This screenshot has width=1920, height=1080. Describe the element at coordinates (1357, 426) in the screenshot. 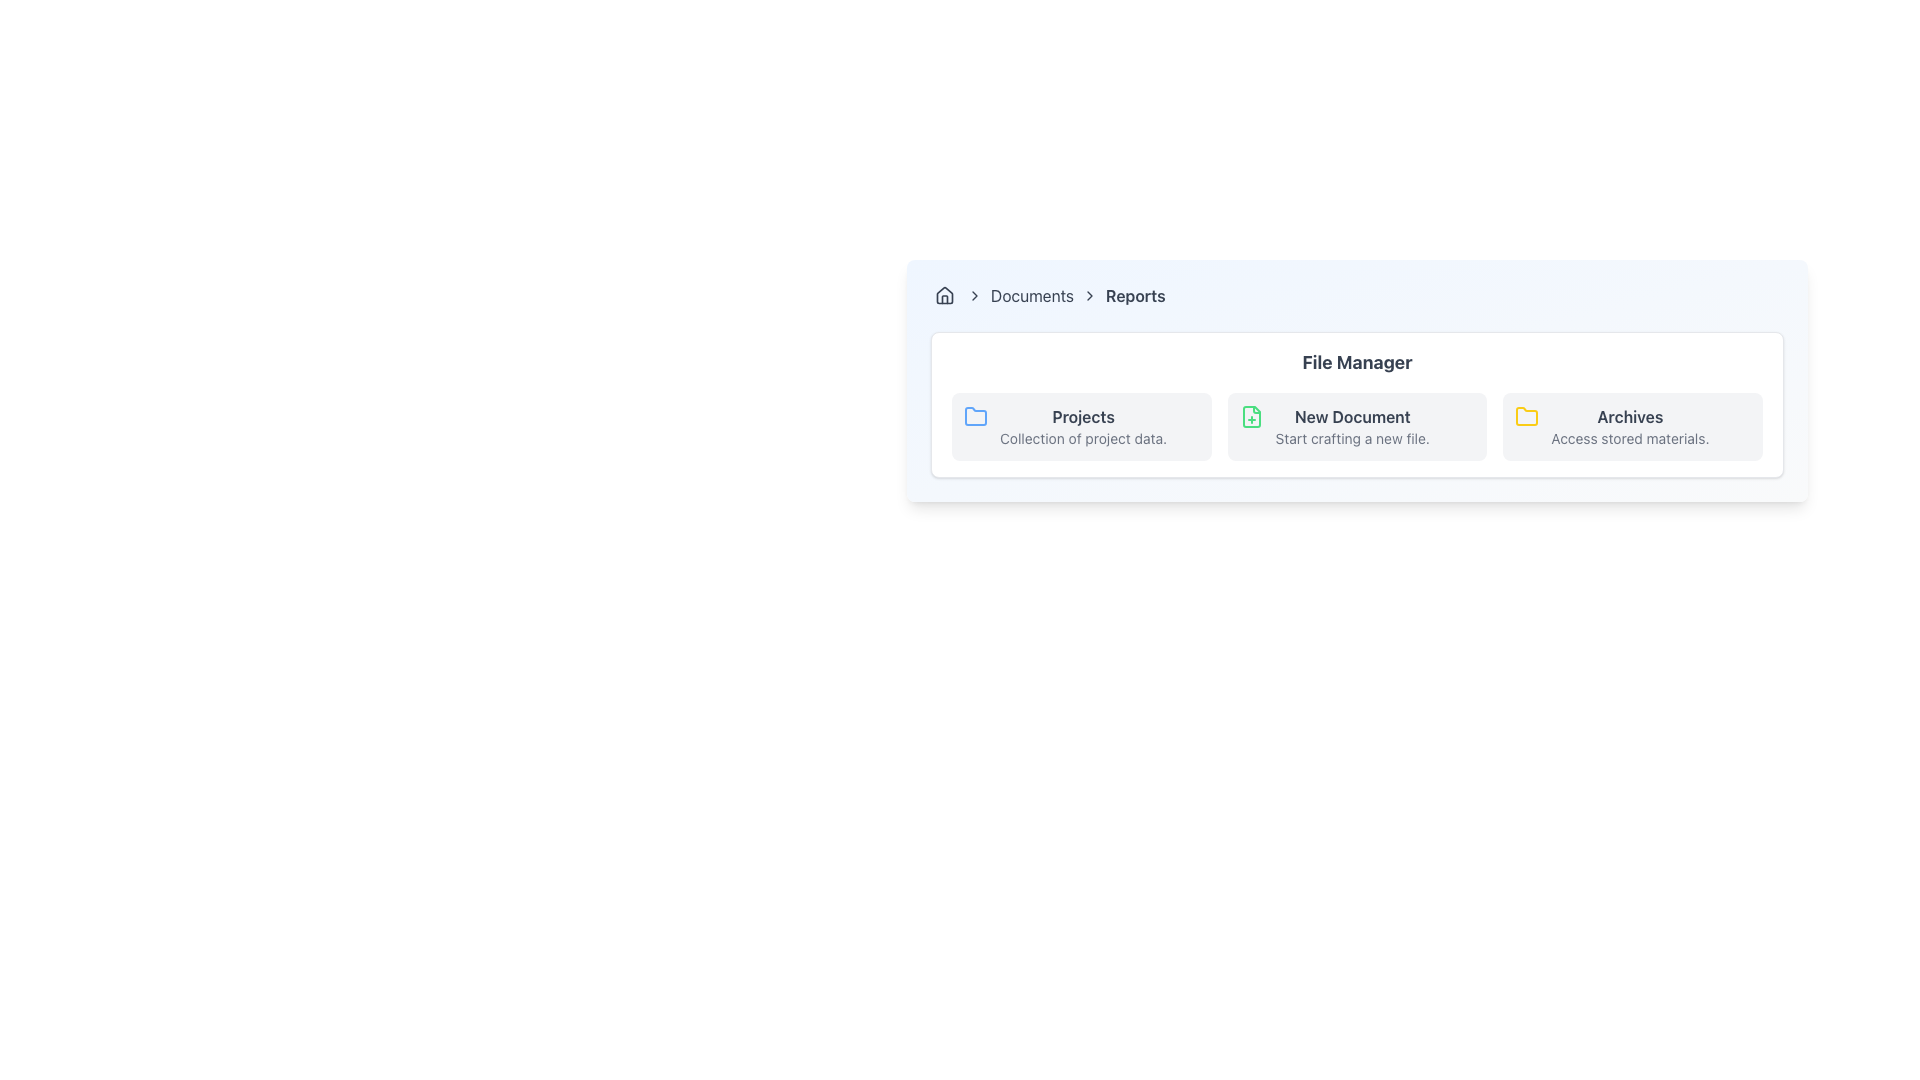

I see `the 'New Document' button in the 'File Manager' section to create a new document` at that location.